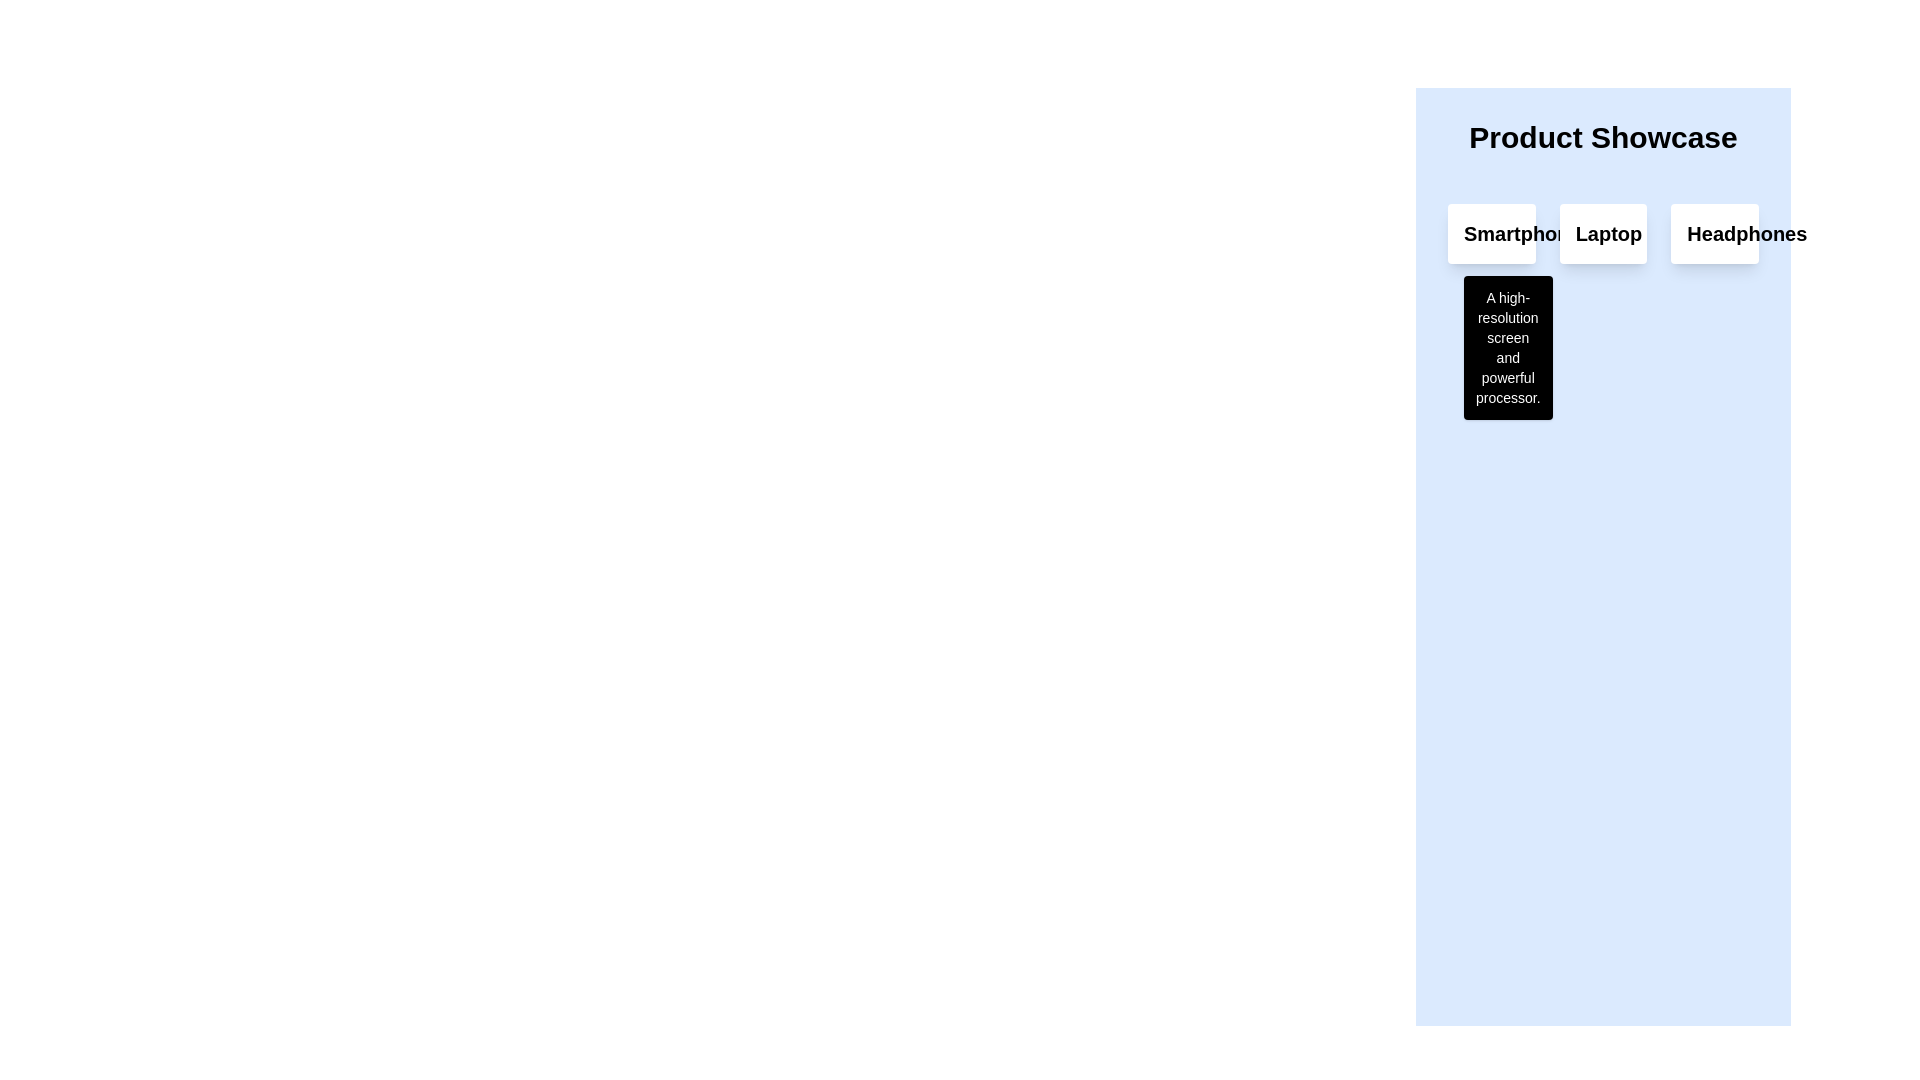 This screenshot has width=1920, height=1080. I want to click on information content displayed in the tooltip or informational box located below the 'Smartphone' label, so click(1508, 346).